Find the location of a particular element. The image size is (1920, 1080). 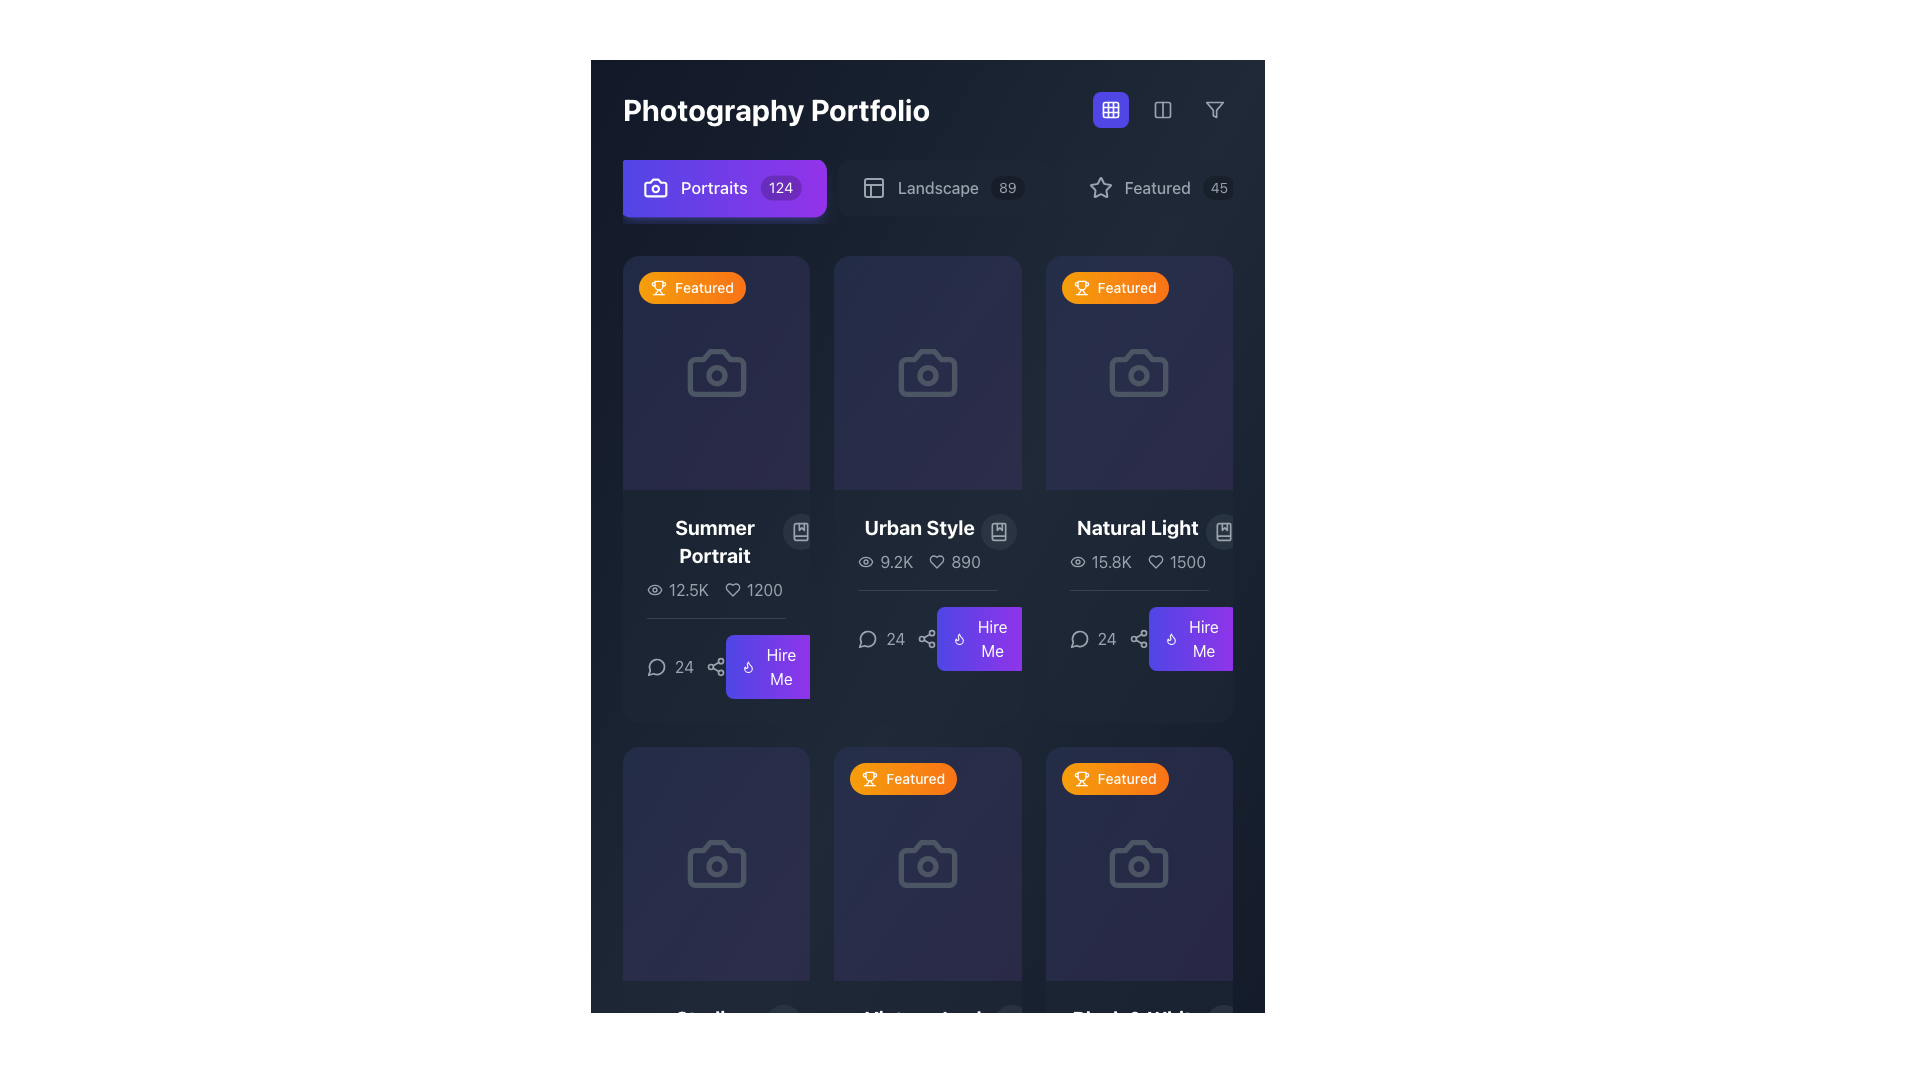

the flame icon, which is a thin-lined white icon on a purple background located within the 'Hire Me' button of the second card in the second row of the grid layout, corresponding to the 'Urban Style' section is located at coordinates (960, 639).